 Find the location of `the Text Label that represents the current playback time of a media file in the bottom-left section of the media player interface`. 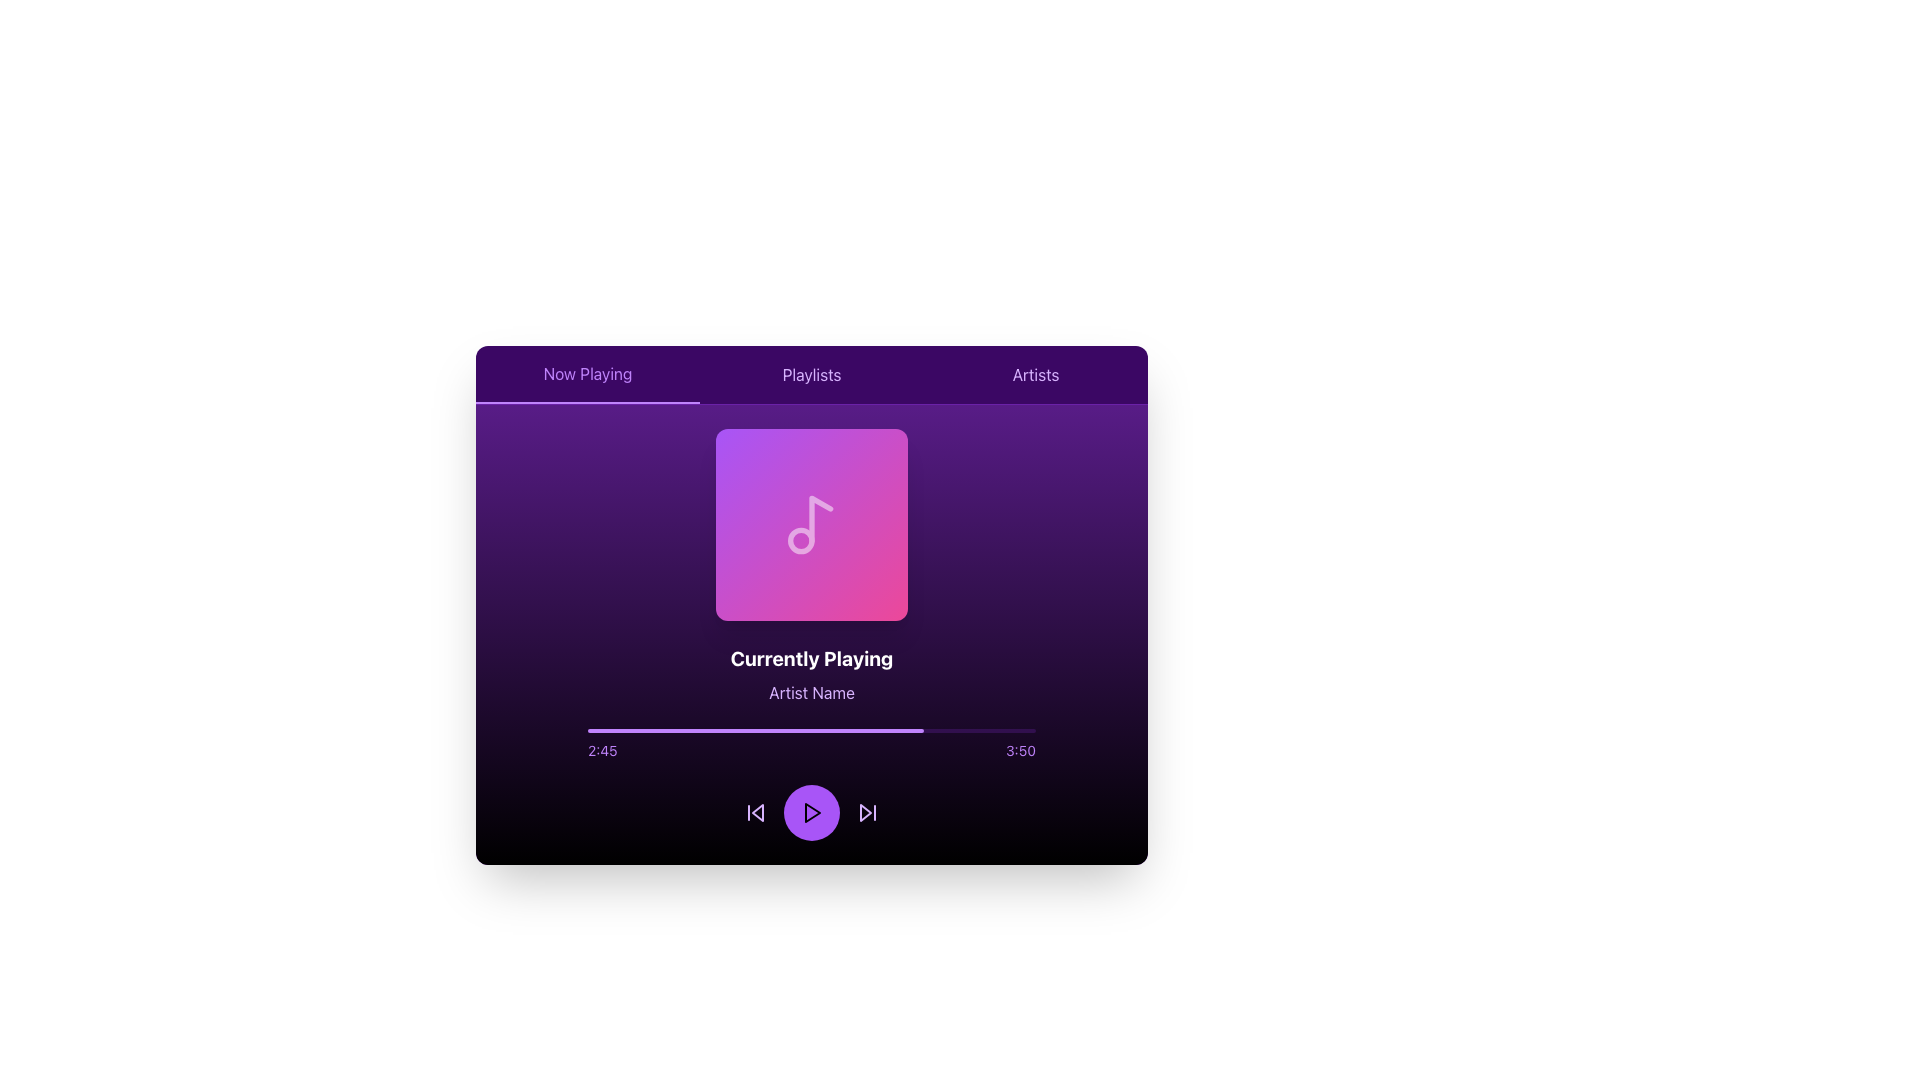

the Text Label that represents the current playback time of a media file in the bottom-left section of the media player interface is located at coordinates (601, 751).